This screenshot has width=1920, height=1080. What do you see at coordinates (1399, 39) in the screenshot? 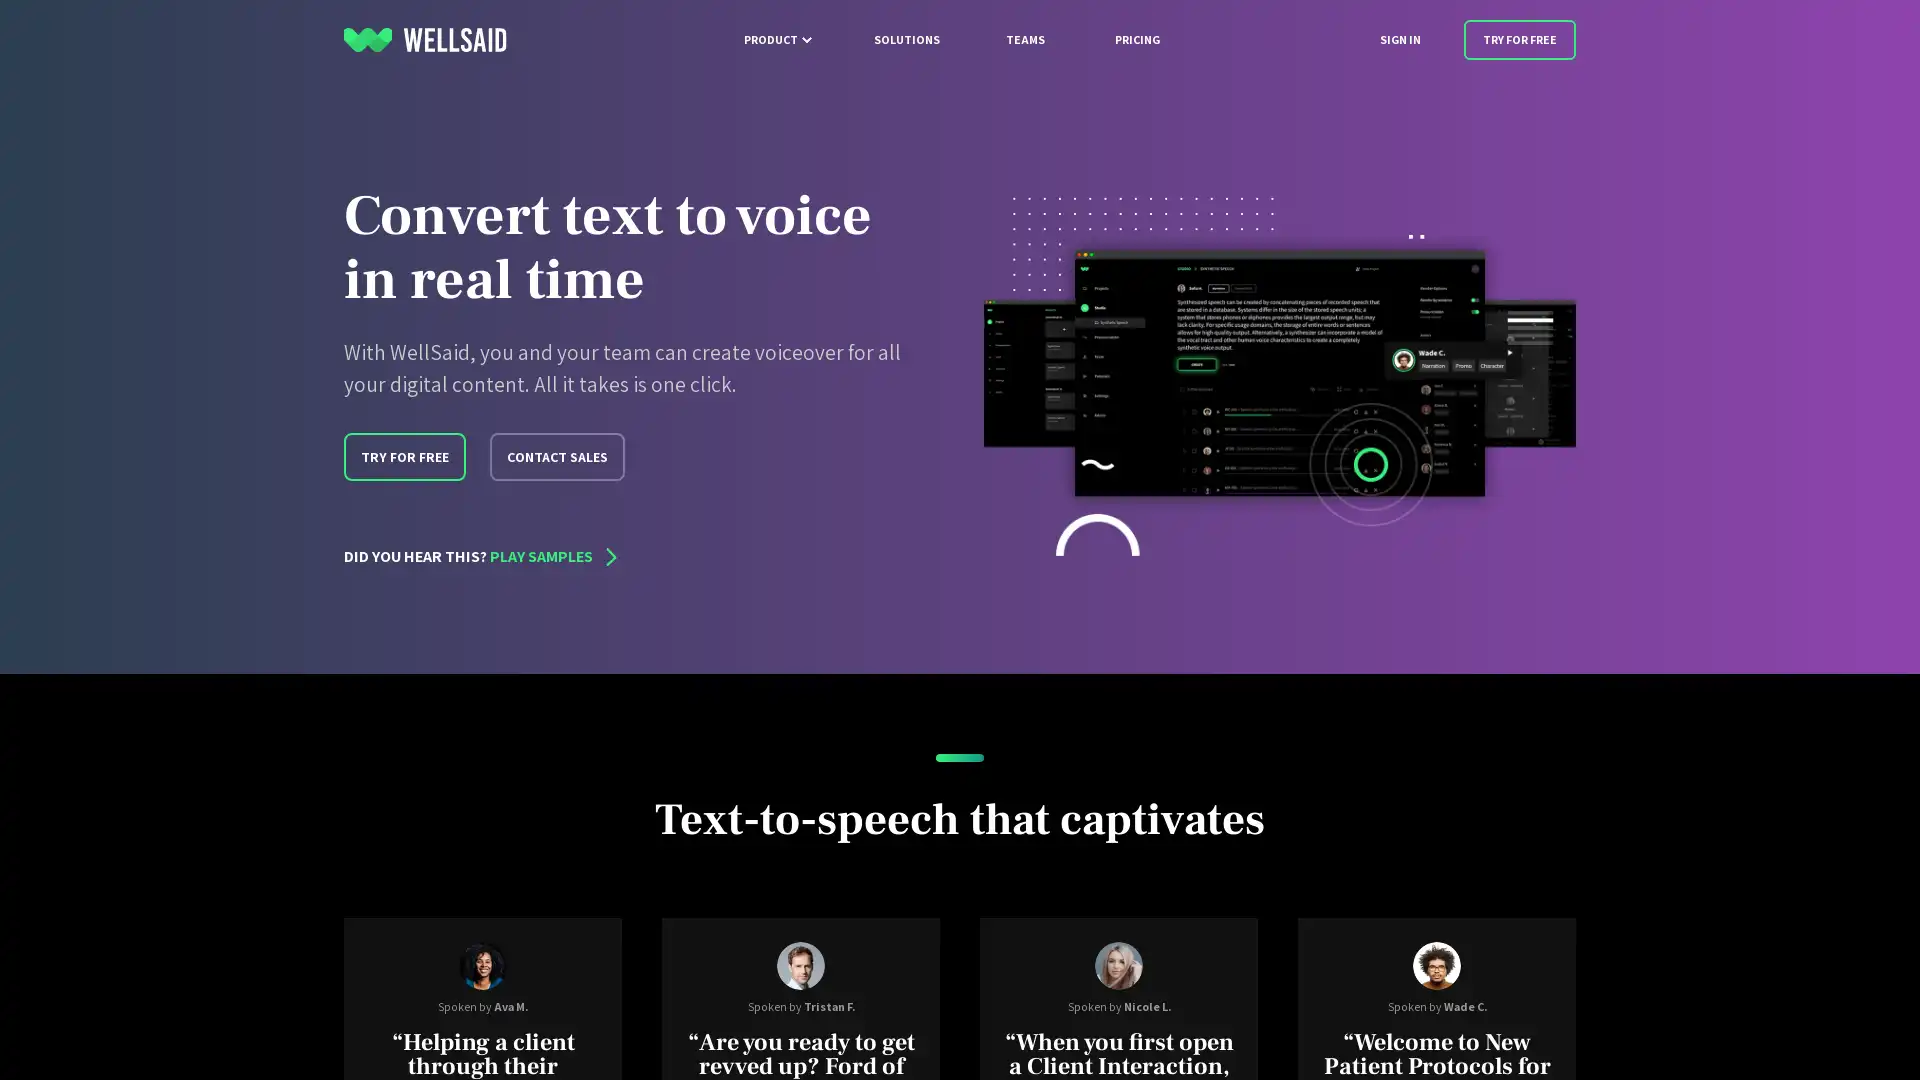
I see `SIGN IN` at bounding box center [1399, 39].